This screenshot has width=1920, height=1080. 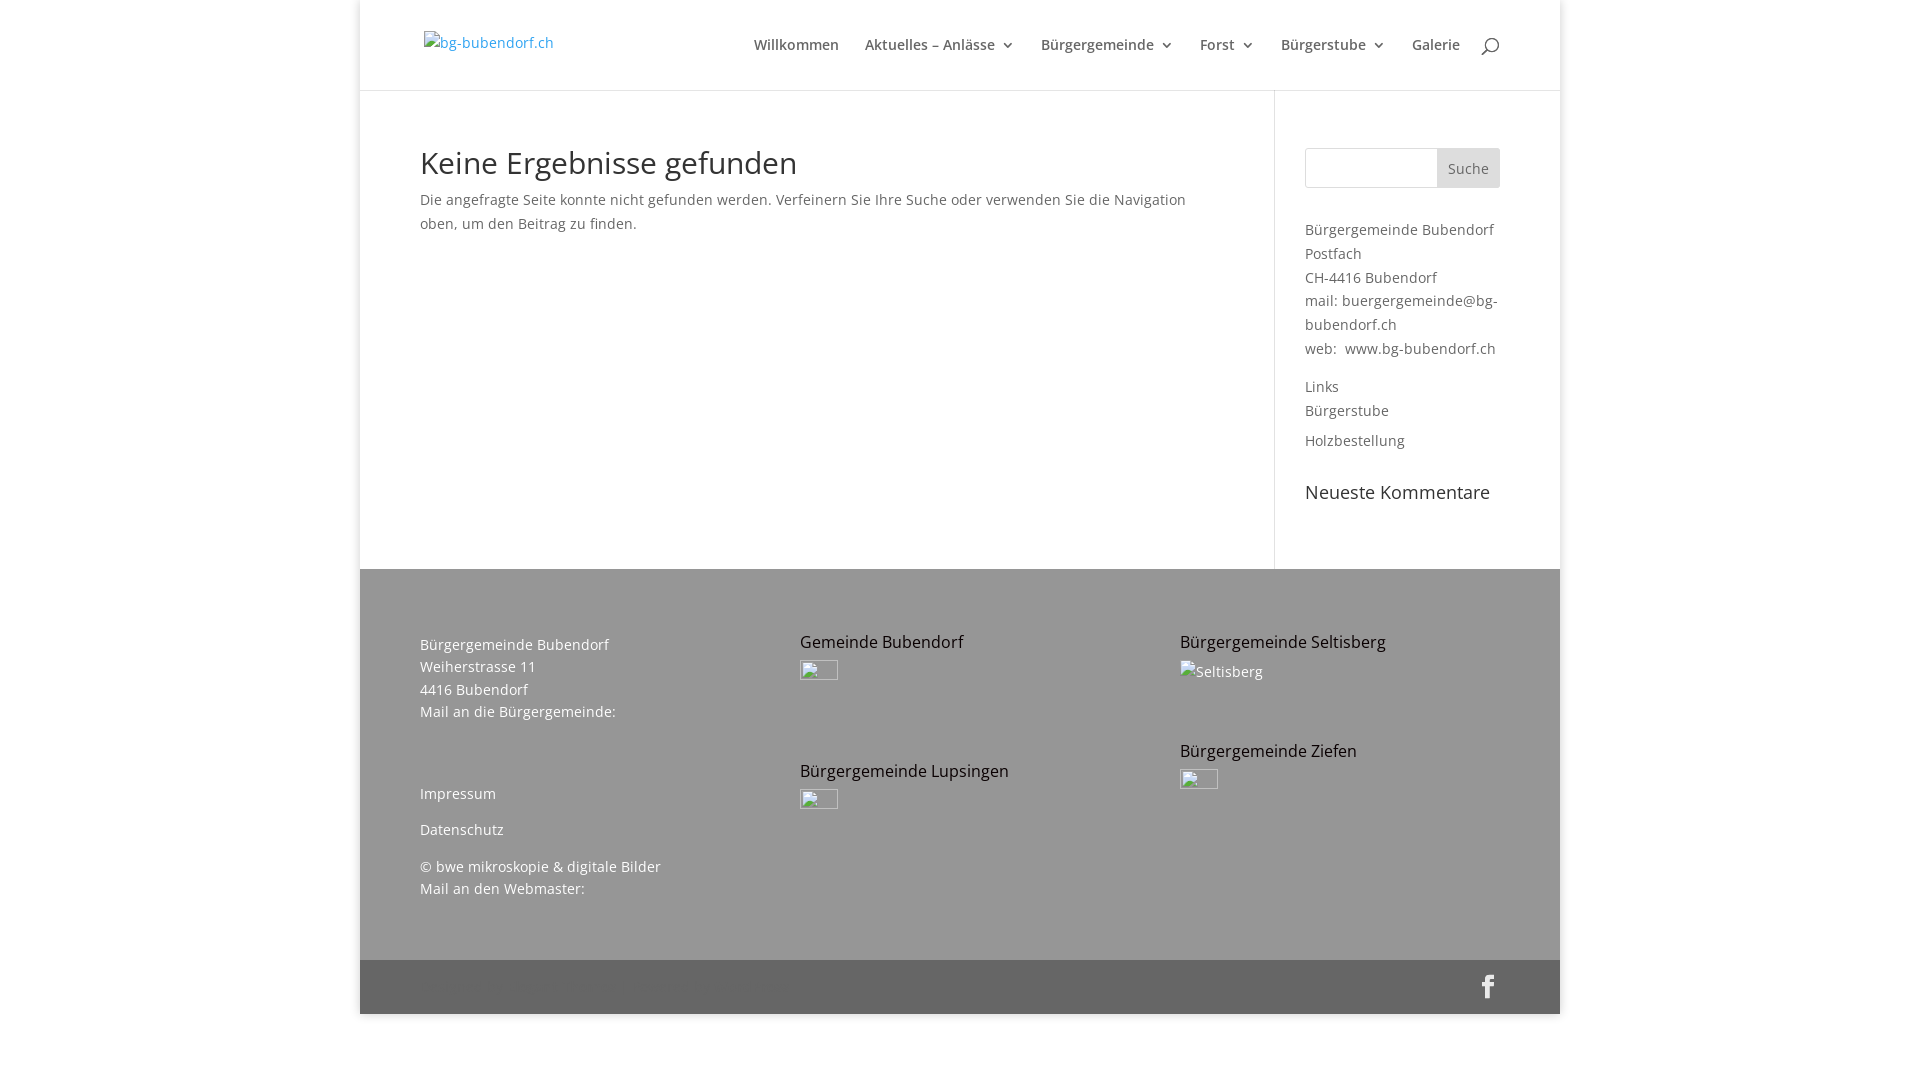 What do you see at coordinates (560, 985) in the screenshot?
I see `'Elegant Themes'` at bounding box center [560, 985].